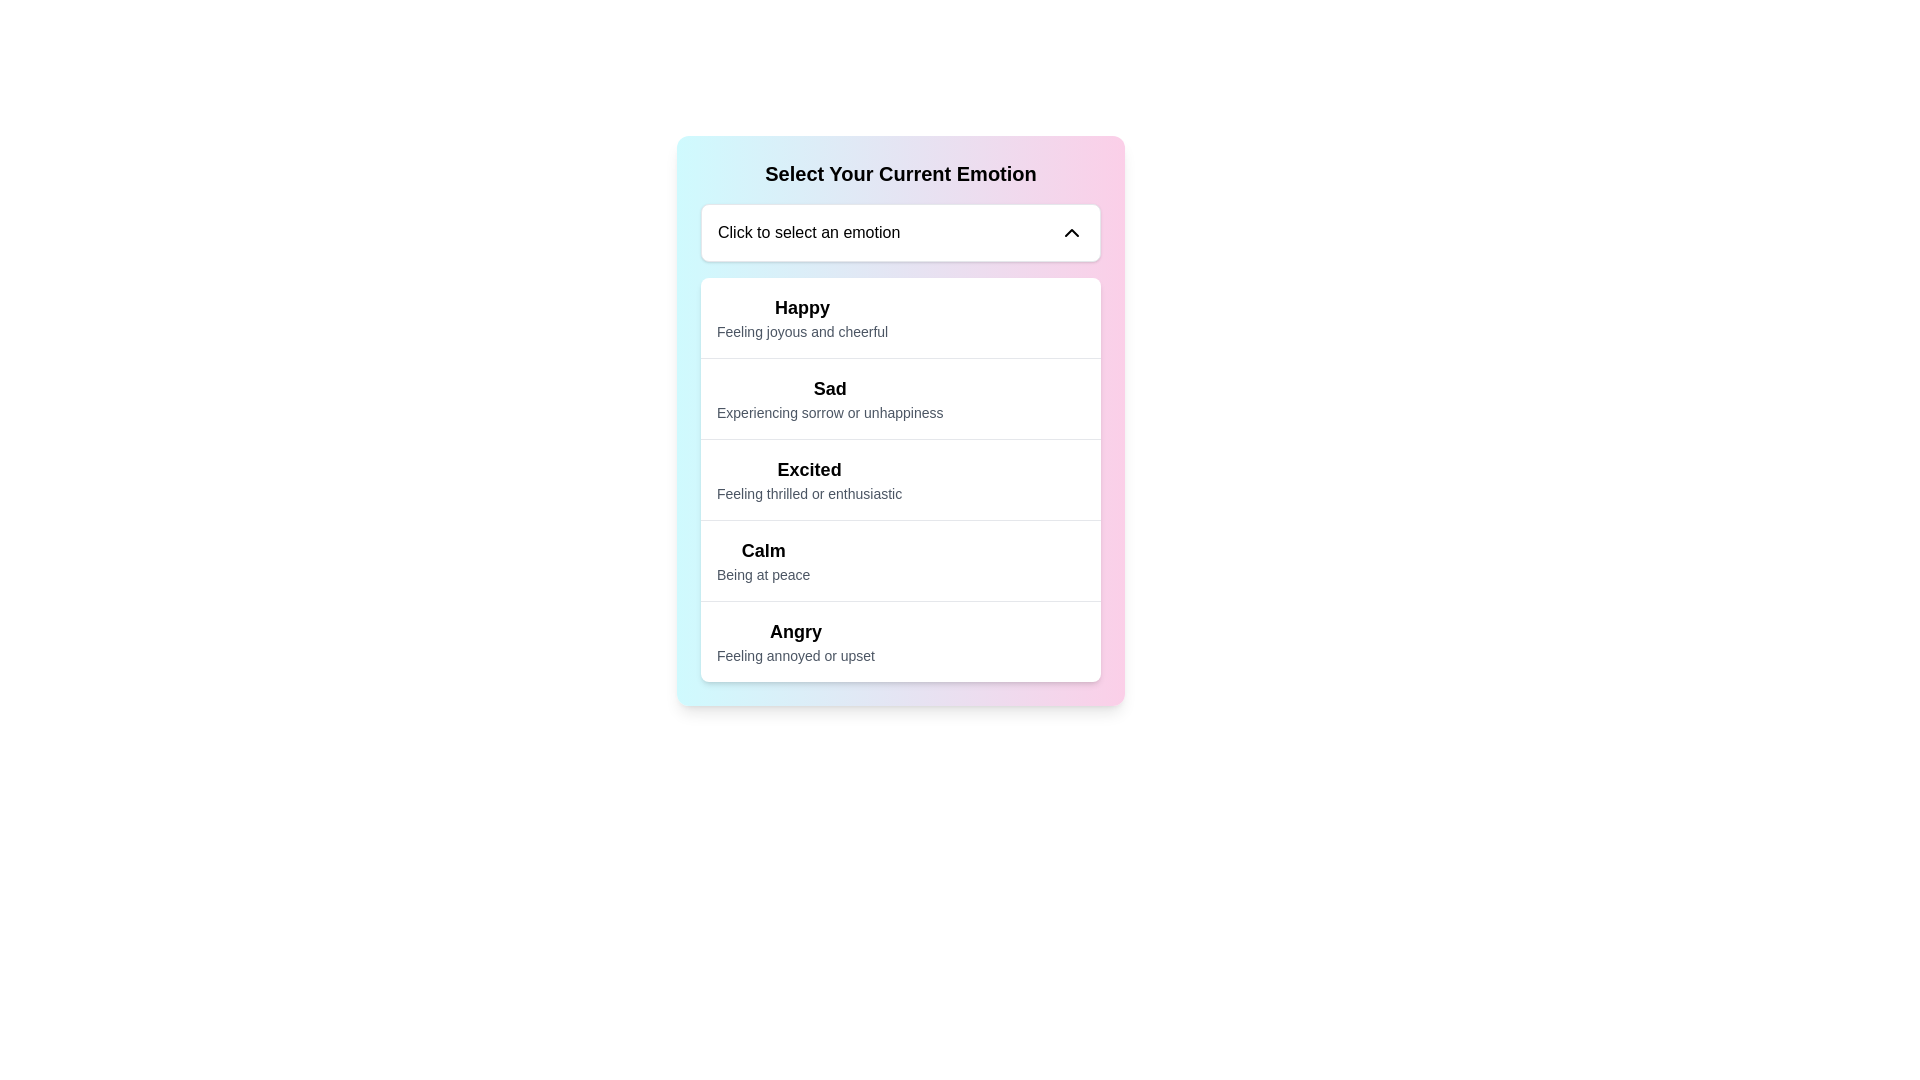 The width and height of the screenshot is (1920, 1080). I want to click on the Text label indicating the first emotion entry in the list, which is located at the top of the vertical list inside a modal-like card, so click(802, 308).